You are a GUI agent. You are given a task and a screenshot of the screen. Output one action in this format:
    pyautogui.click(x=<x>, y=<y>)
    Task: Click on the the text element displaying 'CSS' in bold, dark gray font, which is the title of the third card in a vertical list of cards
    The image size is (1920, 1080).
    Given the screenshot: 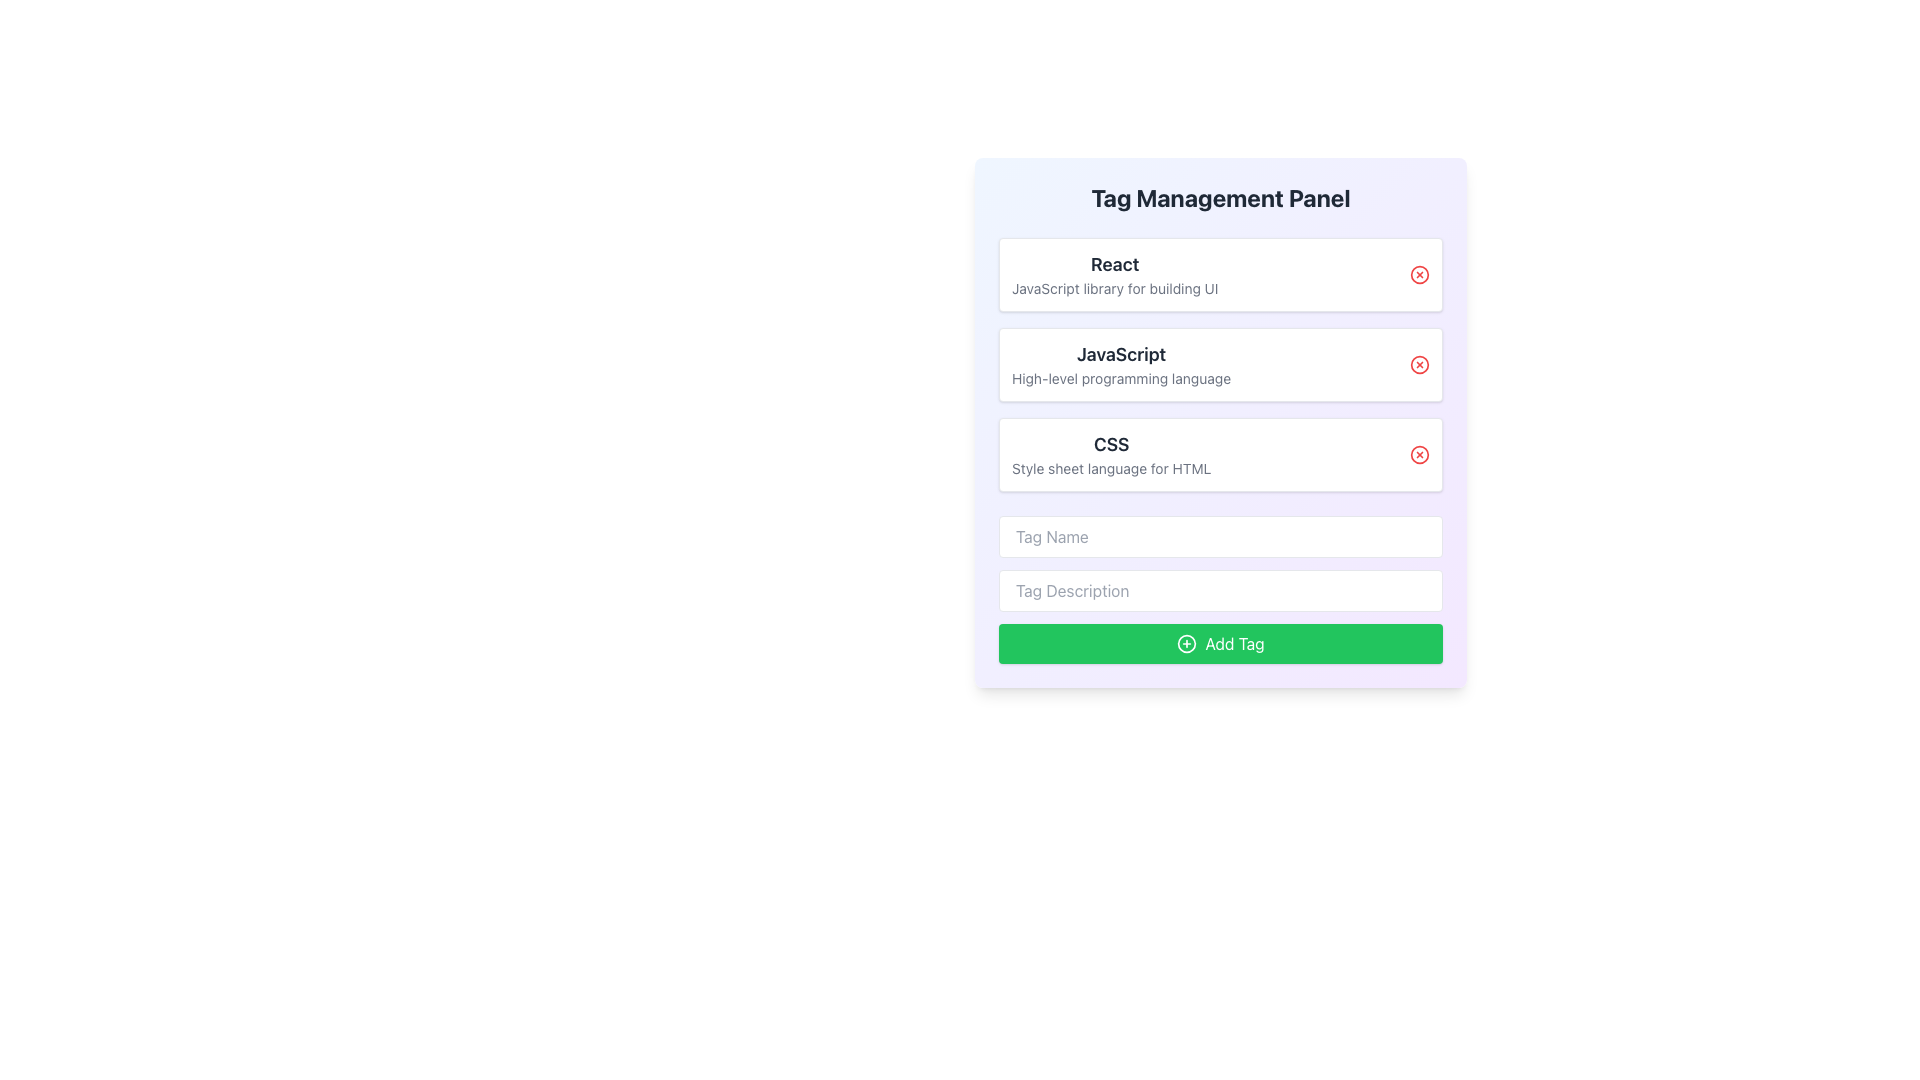 What is the action you would take?
    pyautogui.click(x=1110, y=443)
    